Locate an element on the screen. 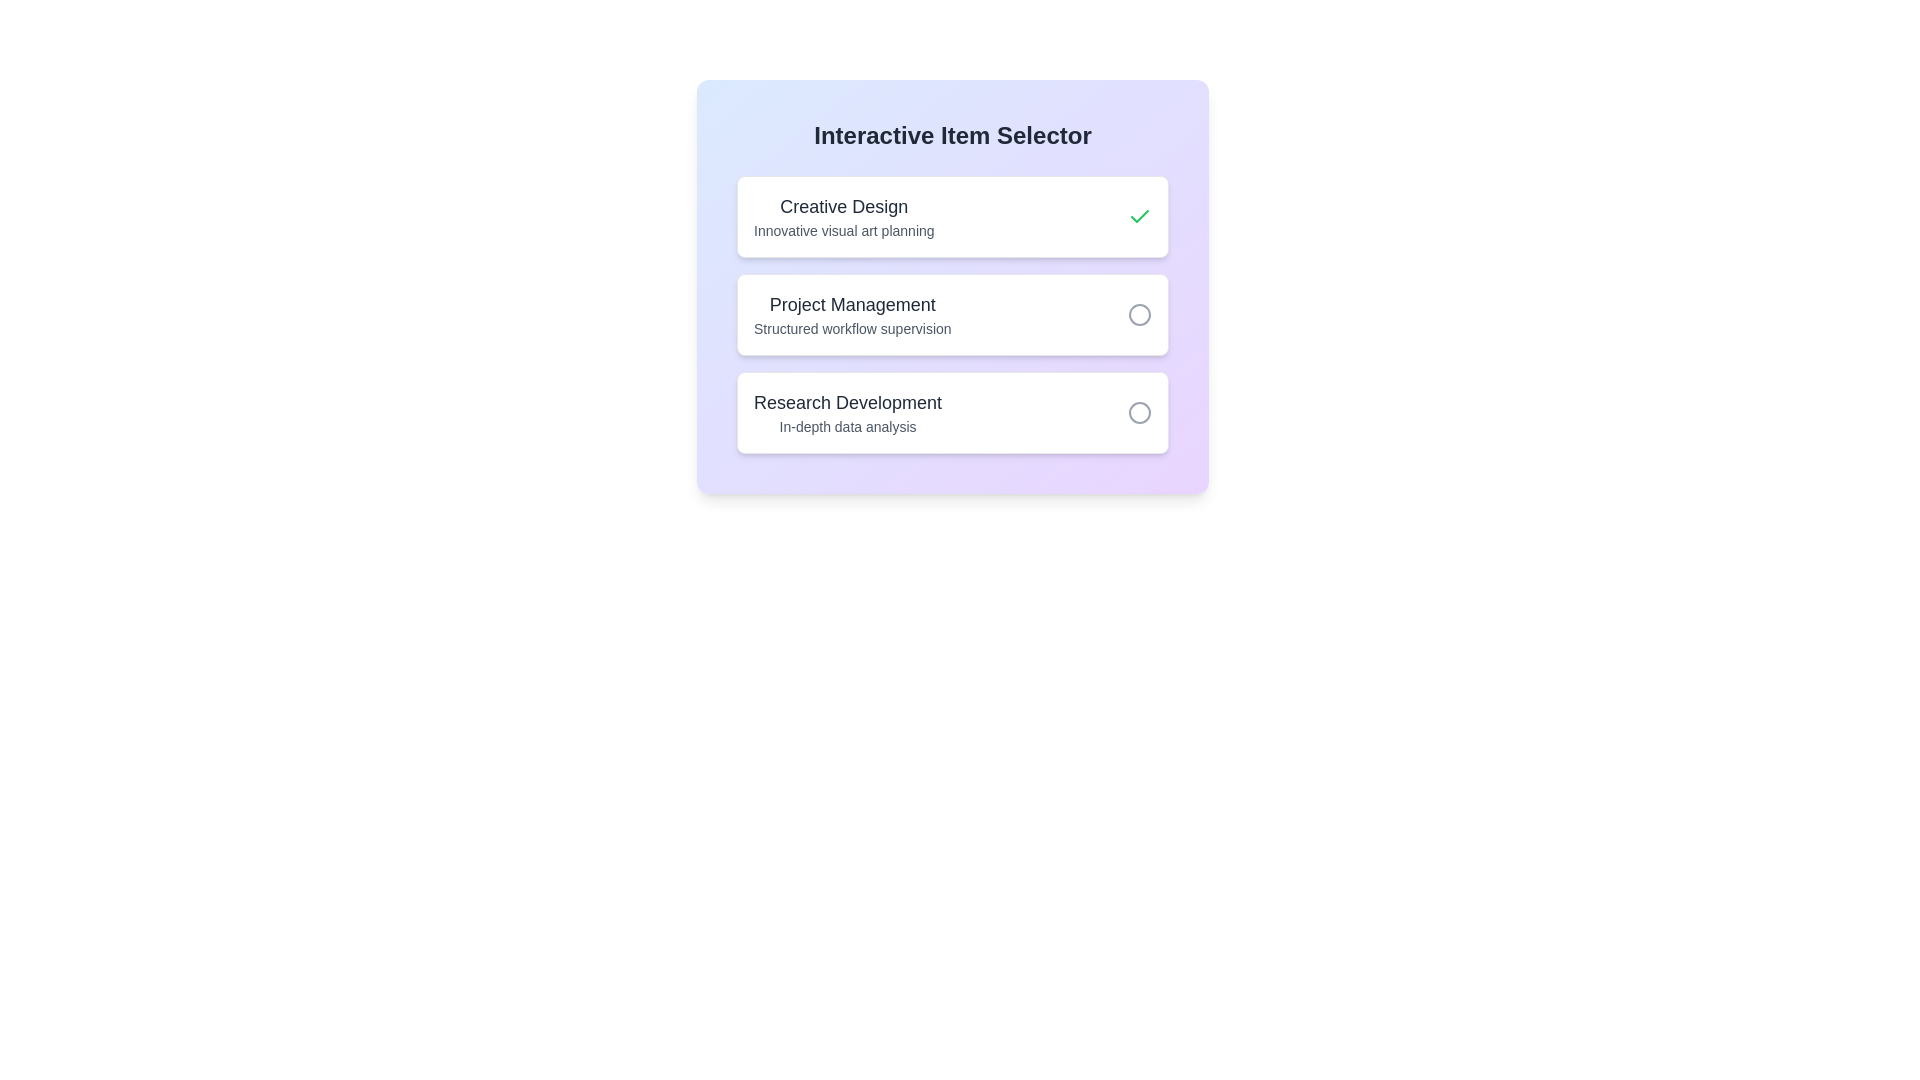  the item Creative Design by clicking its toggle button is located at coordinates (1140, 216).